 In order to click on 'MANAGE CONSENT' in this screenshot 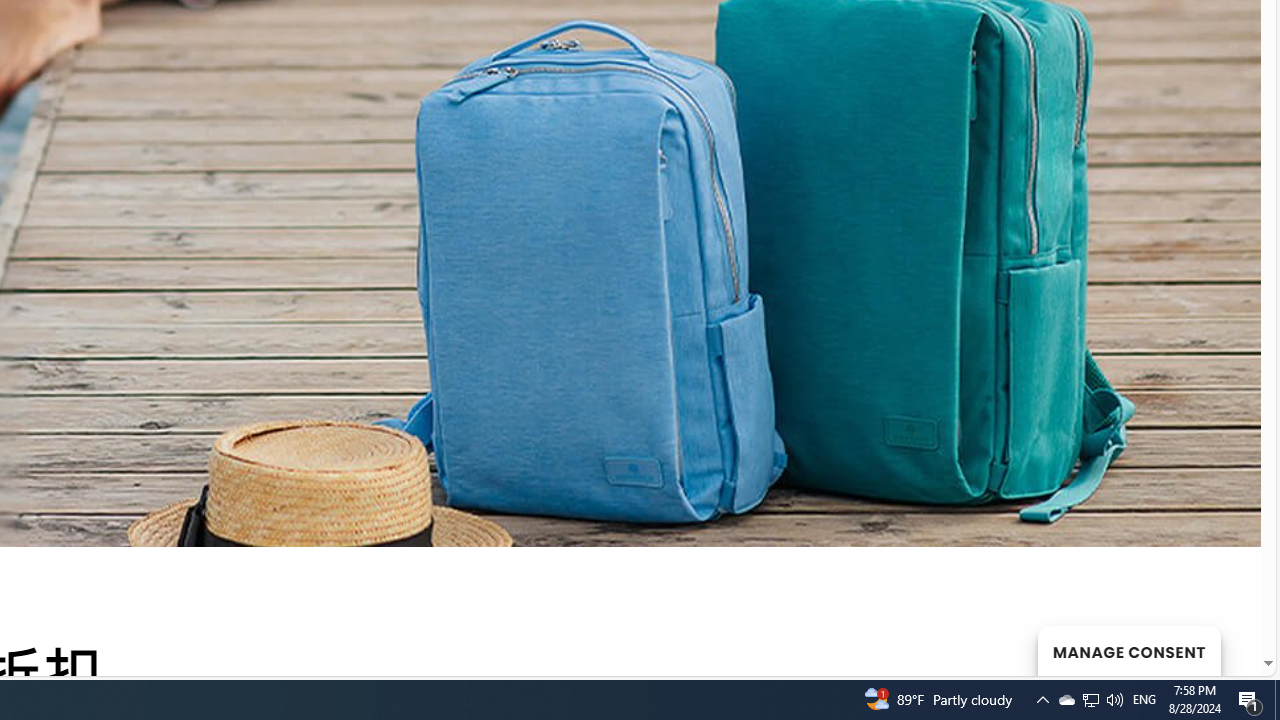, I will do `click(1128, 650)`.